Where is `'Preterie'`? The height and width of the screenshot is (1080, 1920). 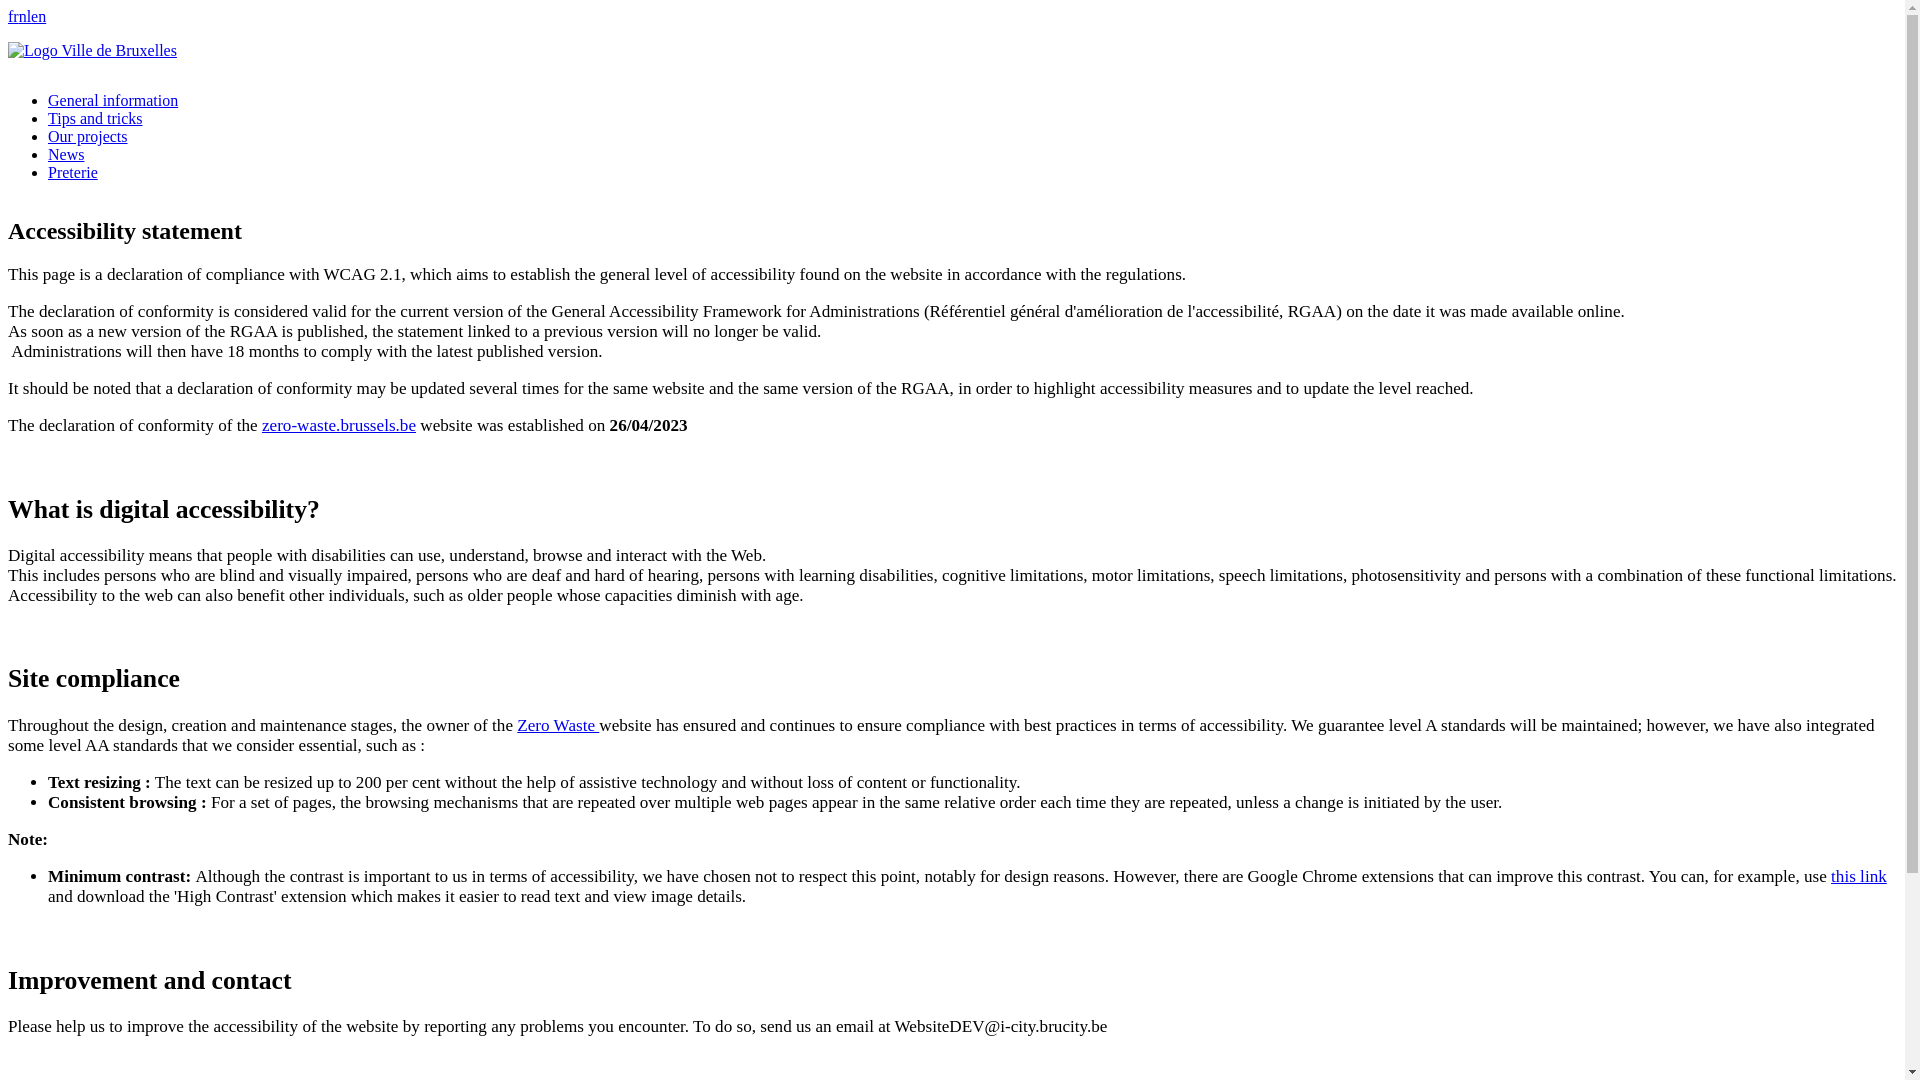
'Preterie' is located at coordinates (48, 171).